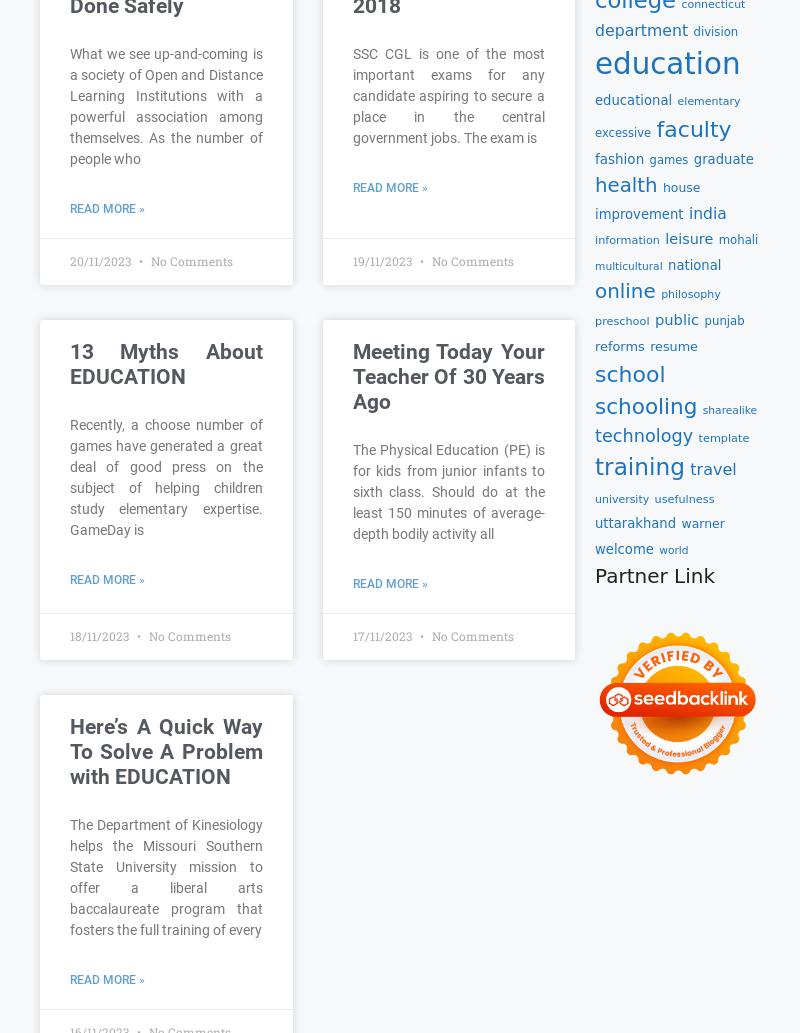 This screenshot has width=800, height=1033. What do you see at coordinates (594, 406) in the screenshot?
I see `'schooling'` at bounding box center [594, 406].